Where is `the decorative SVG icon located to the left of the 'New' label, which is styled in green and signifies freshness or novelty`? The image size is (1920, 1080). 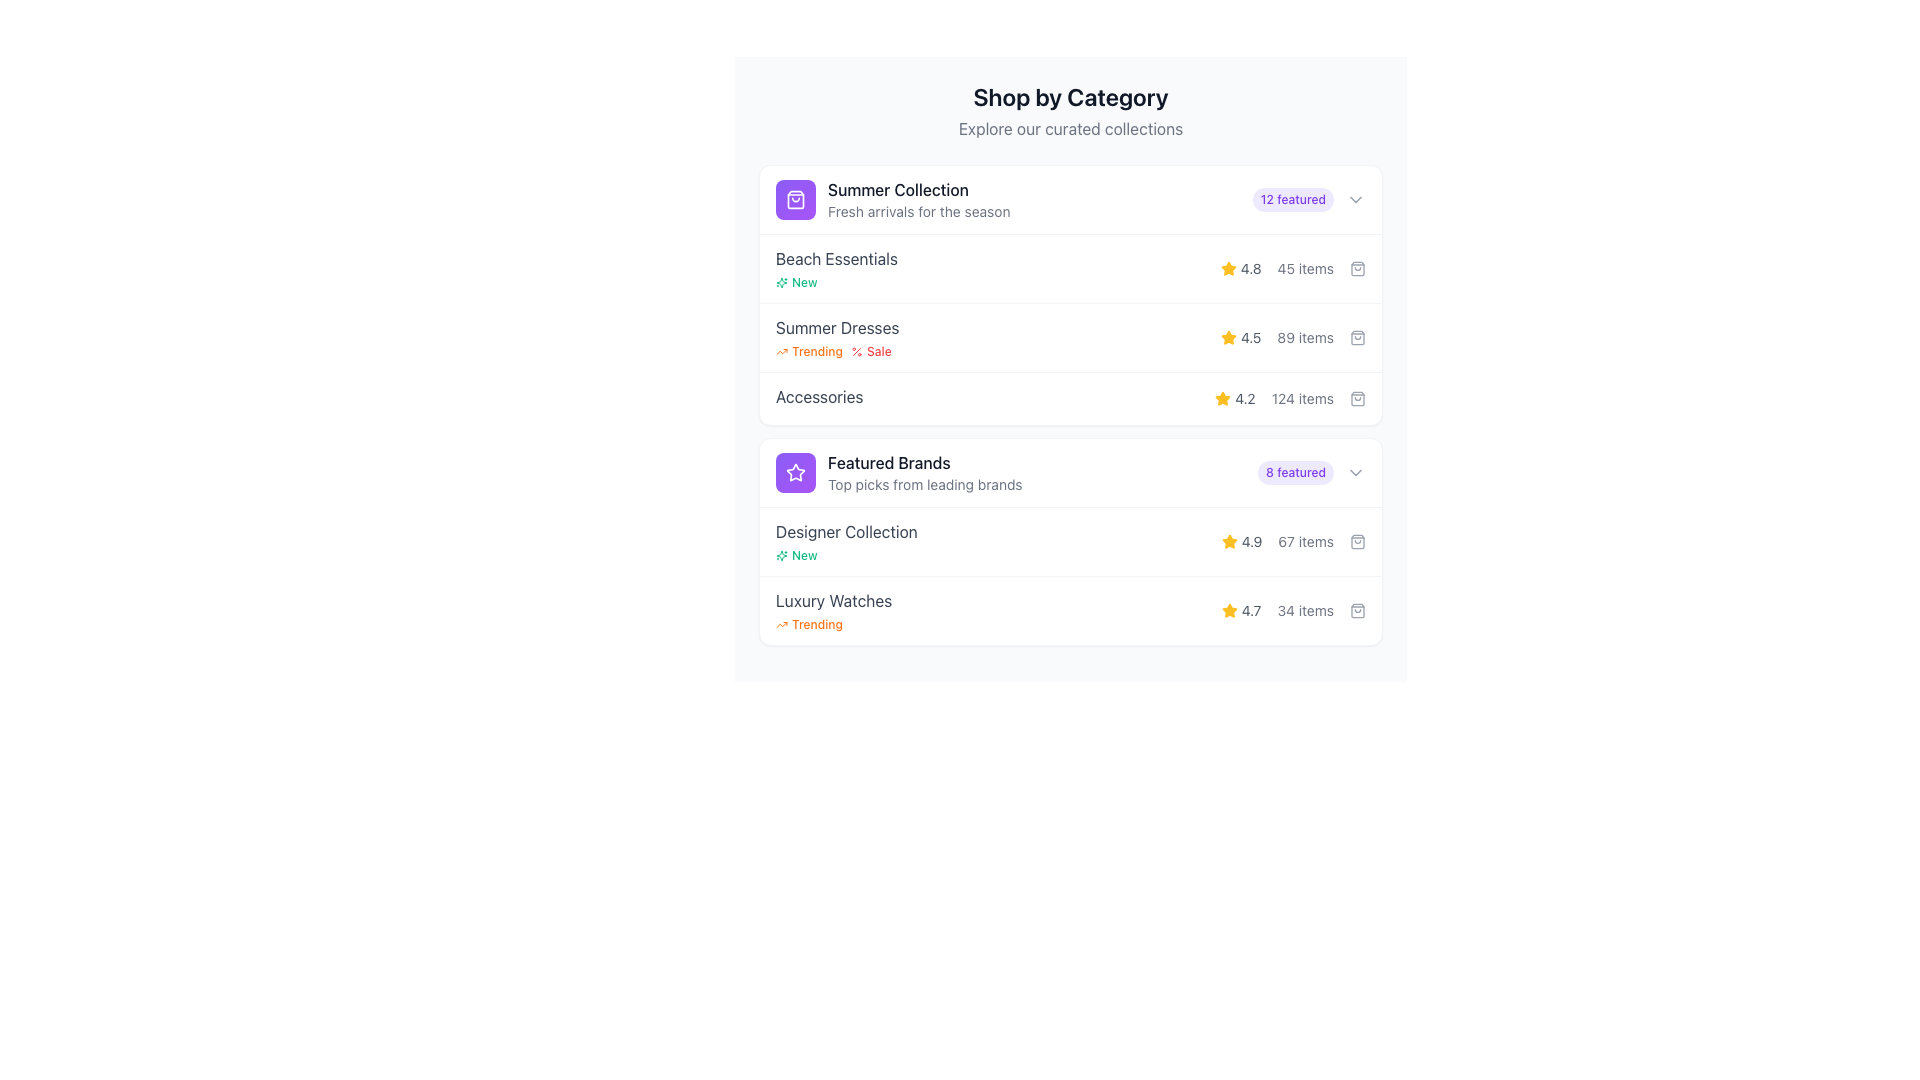 the decorative SVG icon located to the left of the 'New' label, which is styled in green and signifies freshness or novelty is located at coordinates (781, 282).